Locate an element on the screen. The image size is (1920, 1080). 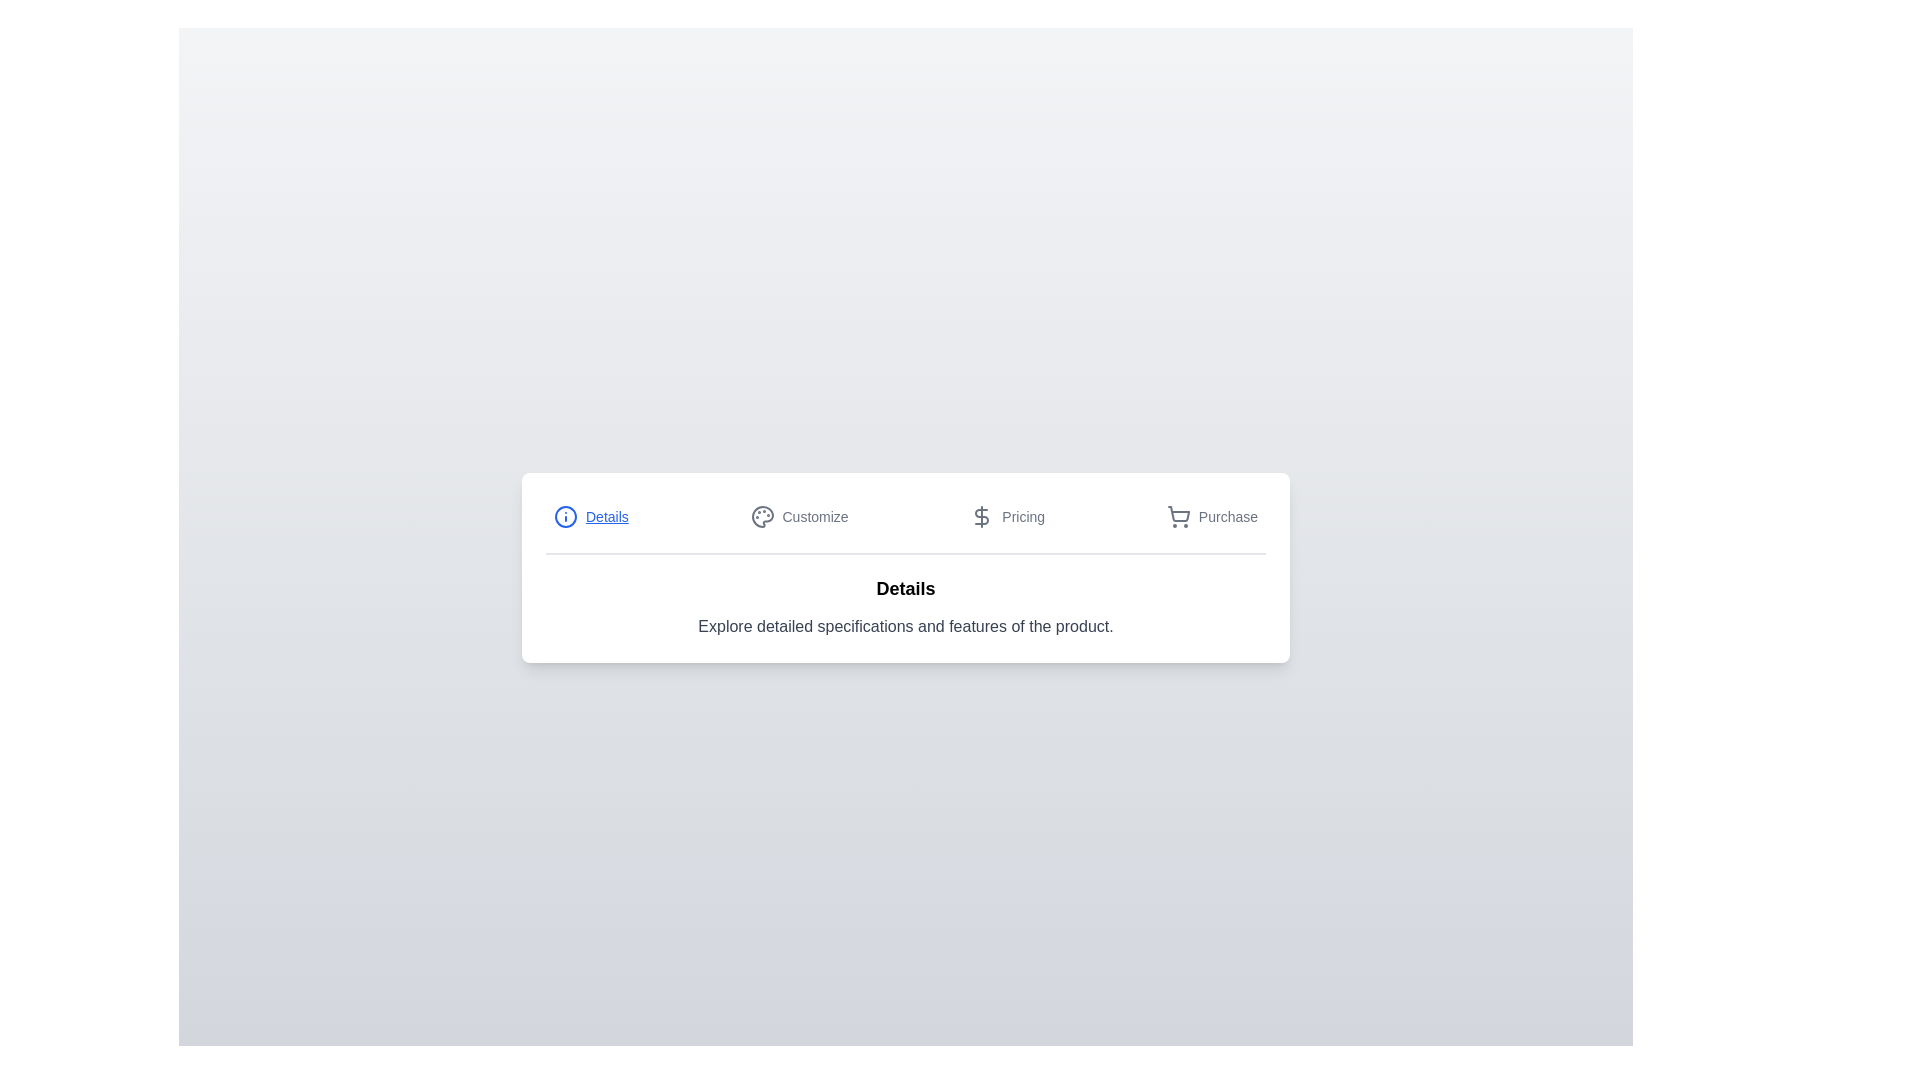
the icon next to the tab title Pricing to perform the action associated with it is located at coordinates (982, 515).